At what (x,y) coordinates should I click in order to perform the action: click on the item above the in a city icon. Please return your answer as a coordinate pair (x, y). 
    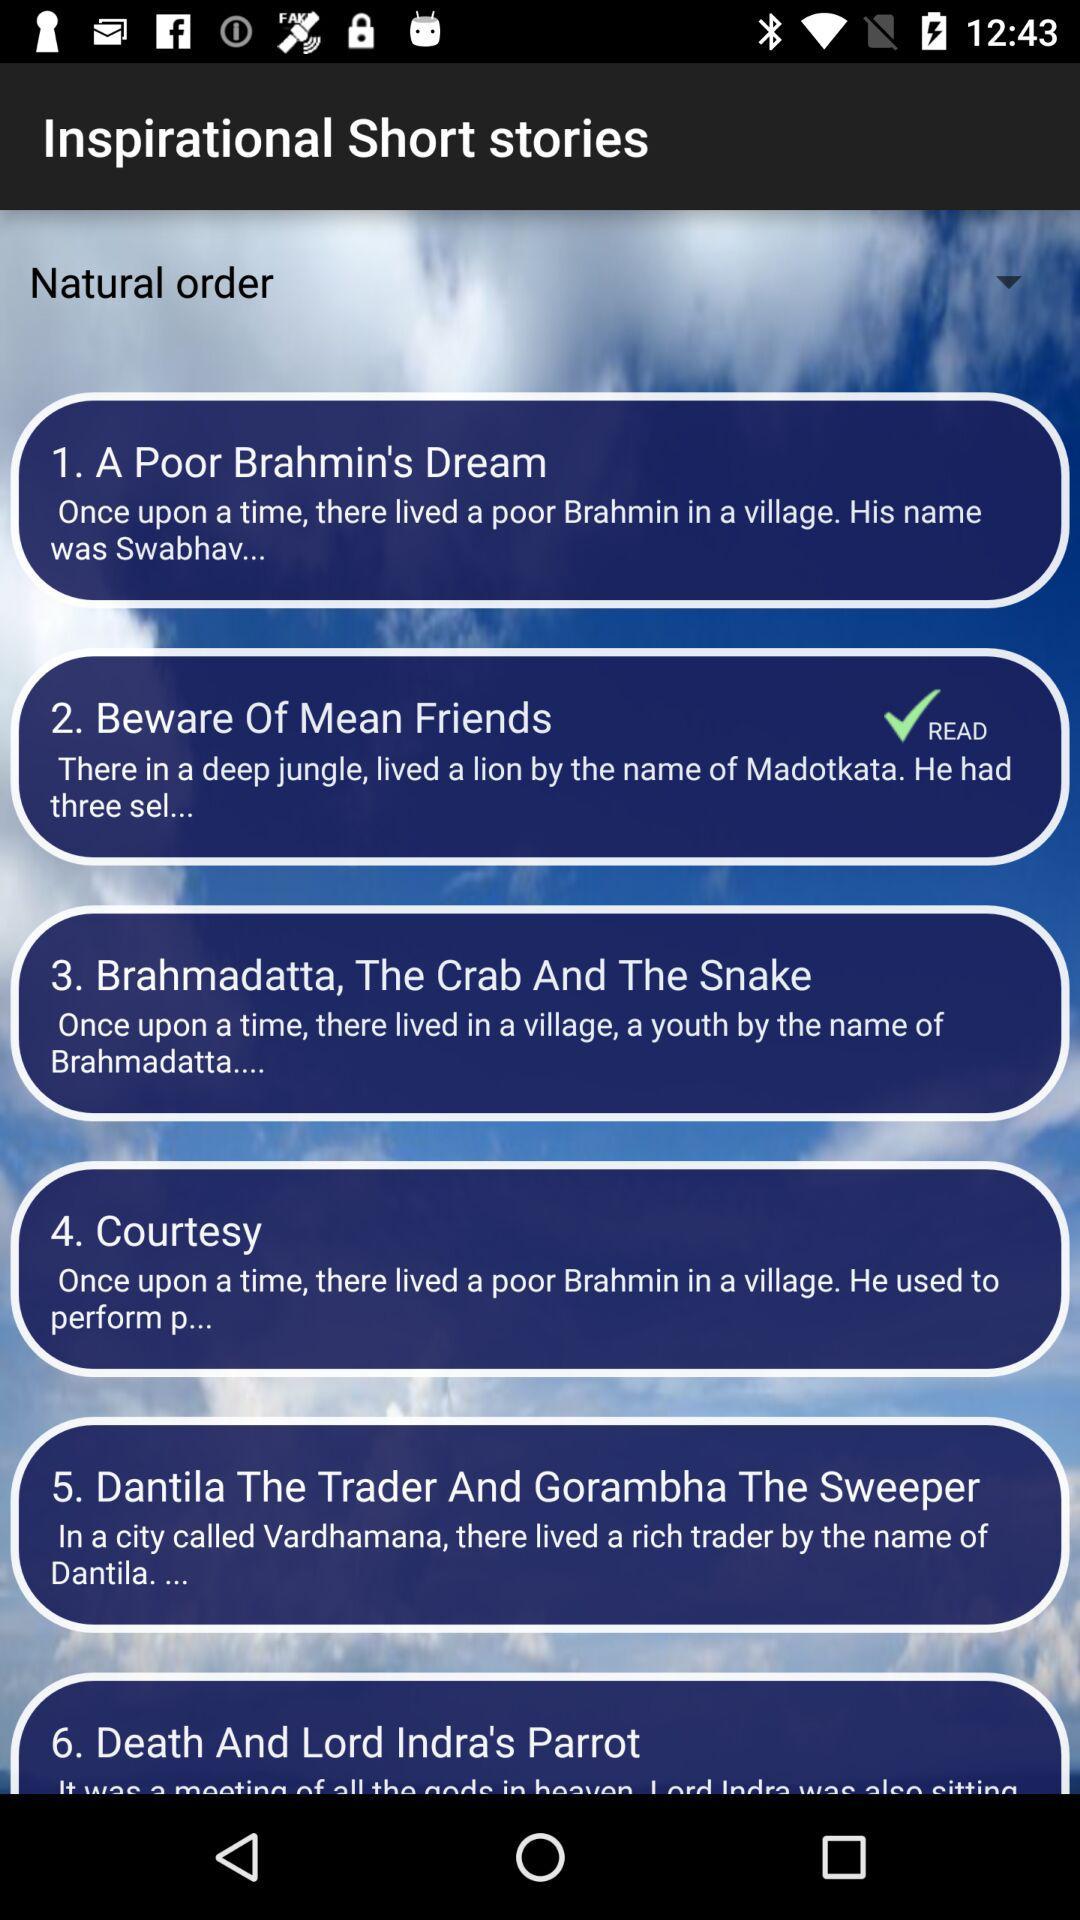
    Looking at the image, I should click on (540, 1484).